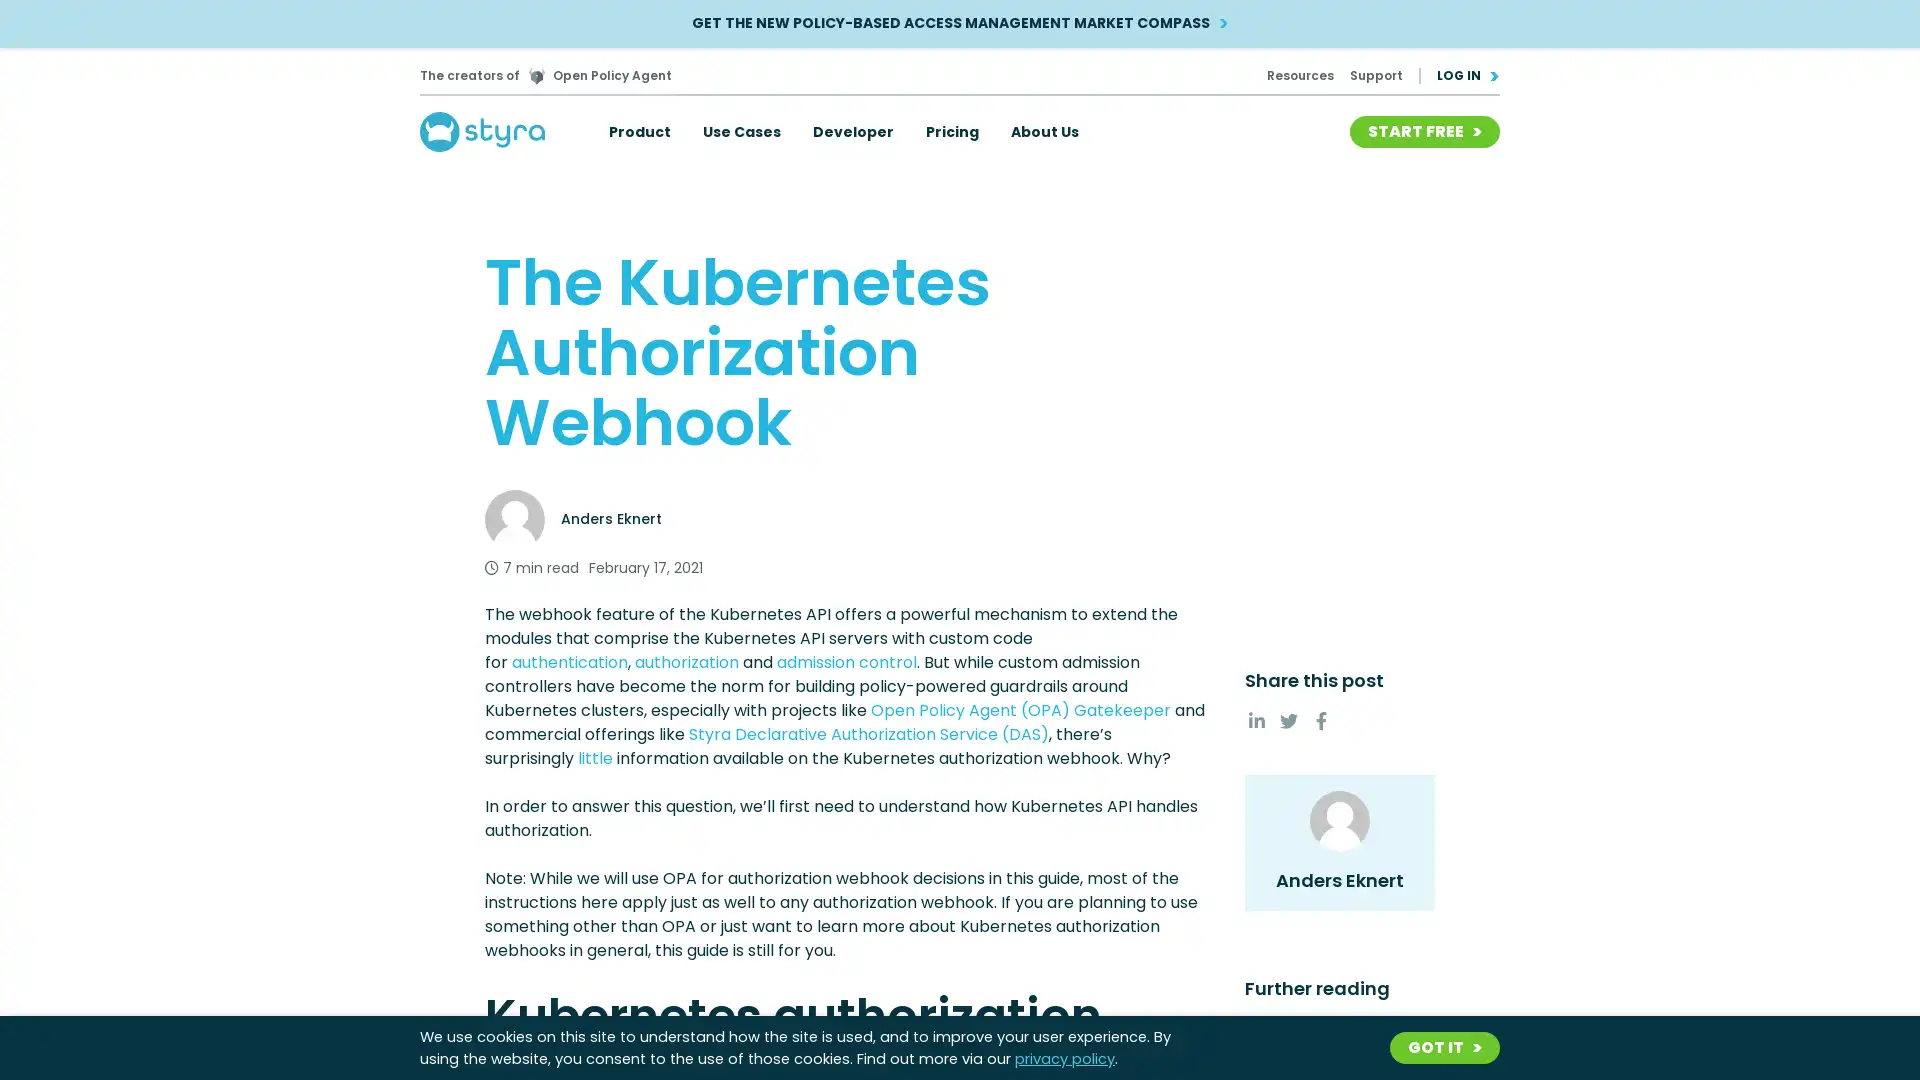  Describe the element at coordinates (1444, 1047) in the screenshot. I see `GOT IT >` at that location.